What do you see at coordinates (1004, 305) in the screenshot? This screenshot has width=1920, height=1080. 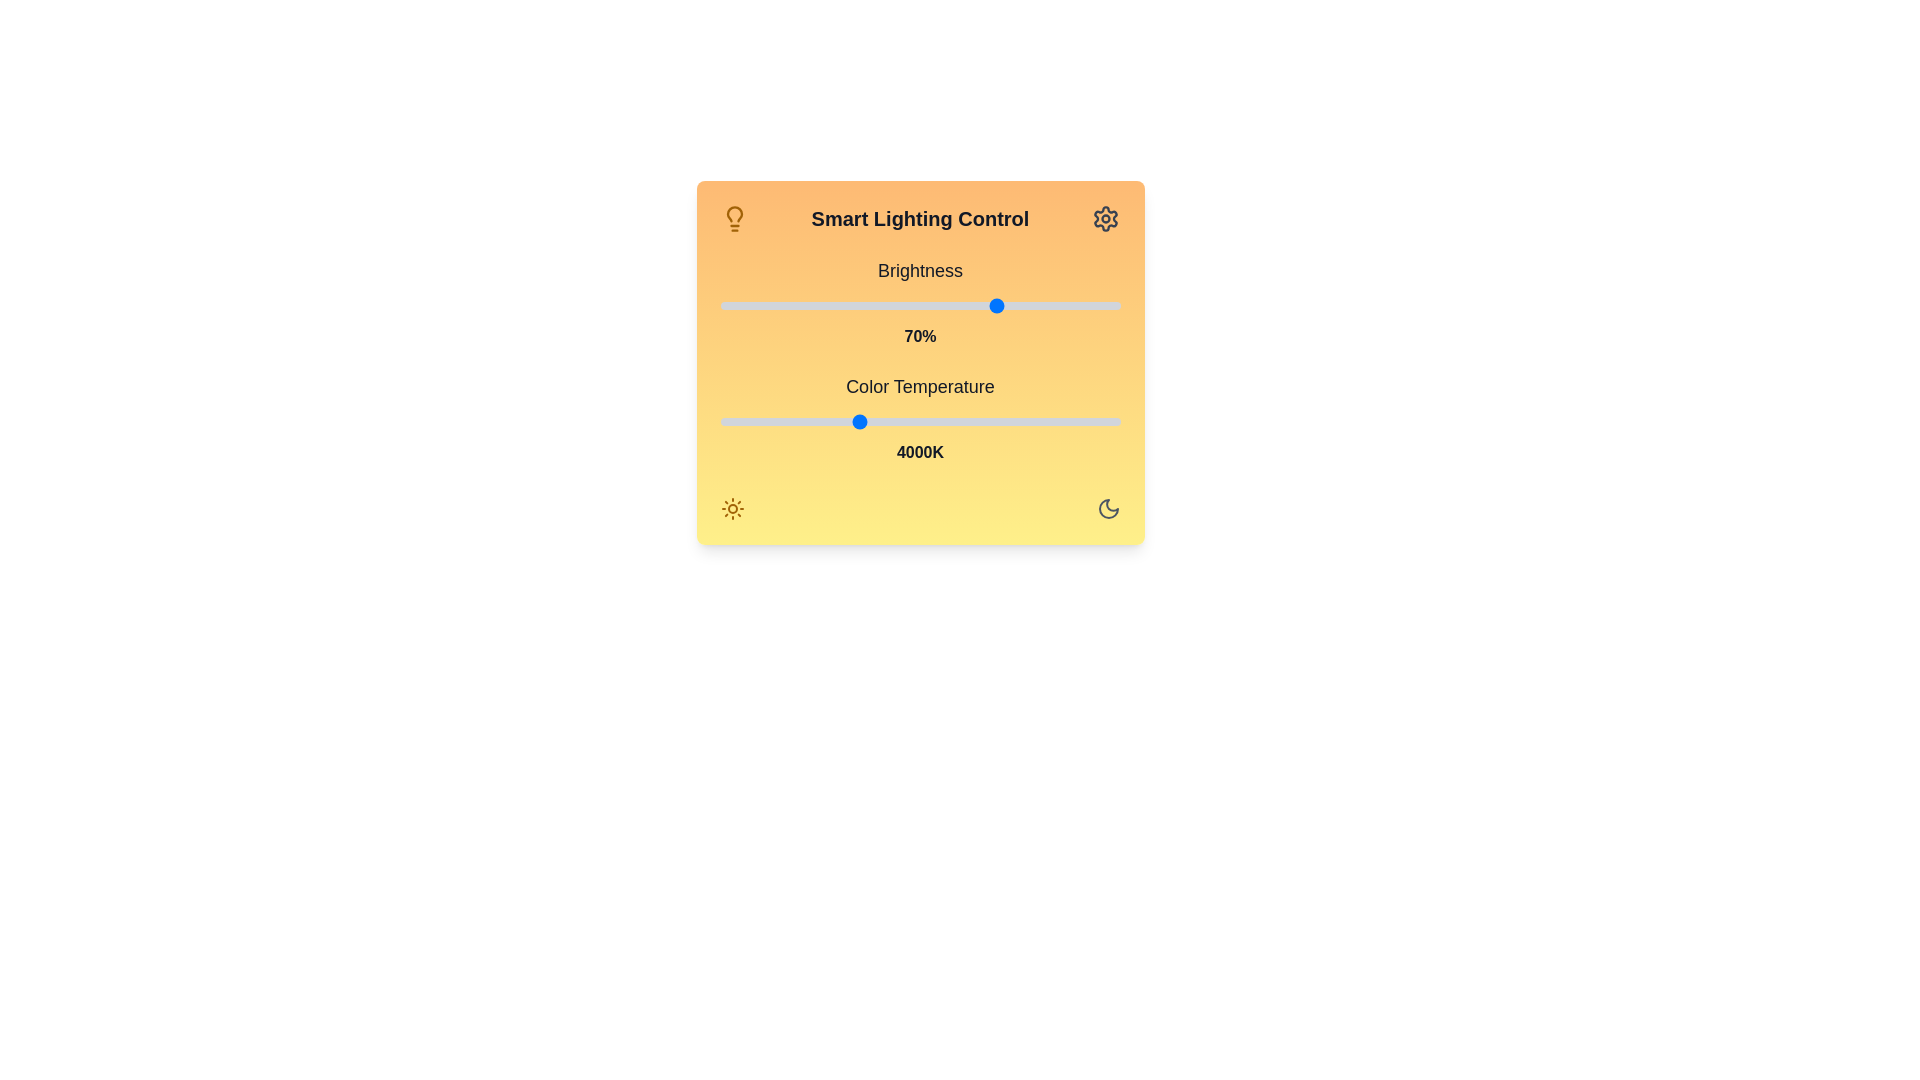 I see `the brightness slider to set the brightness to 71%` at bounding box center [1004, 305].